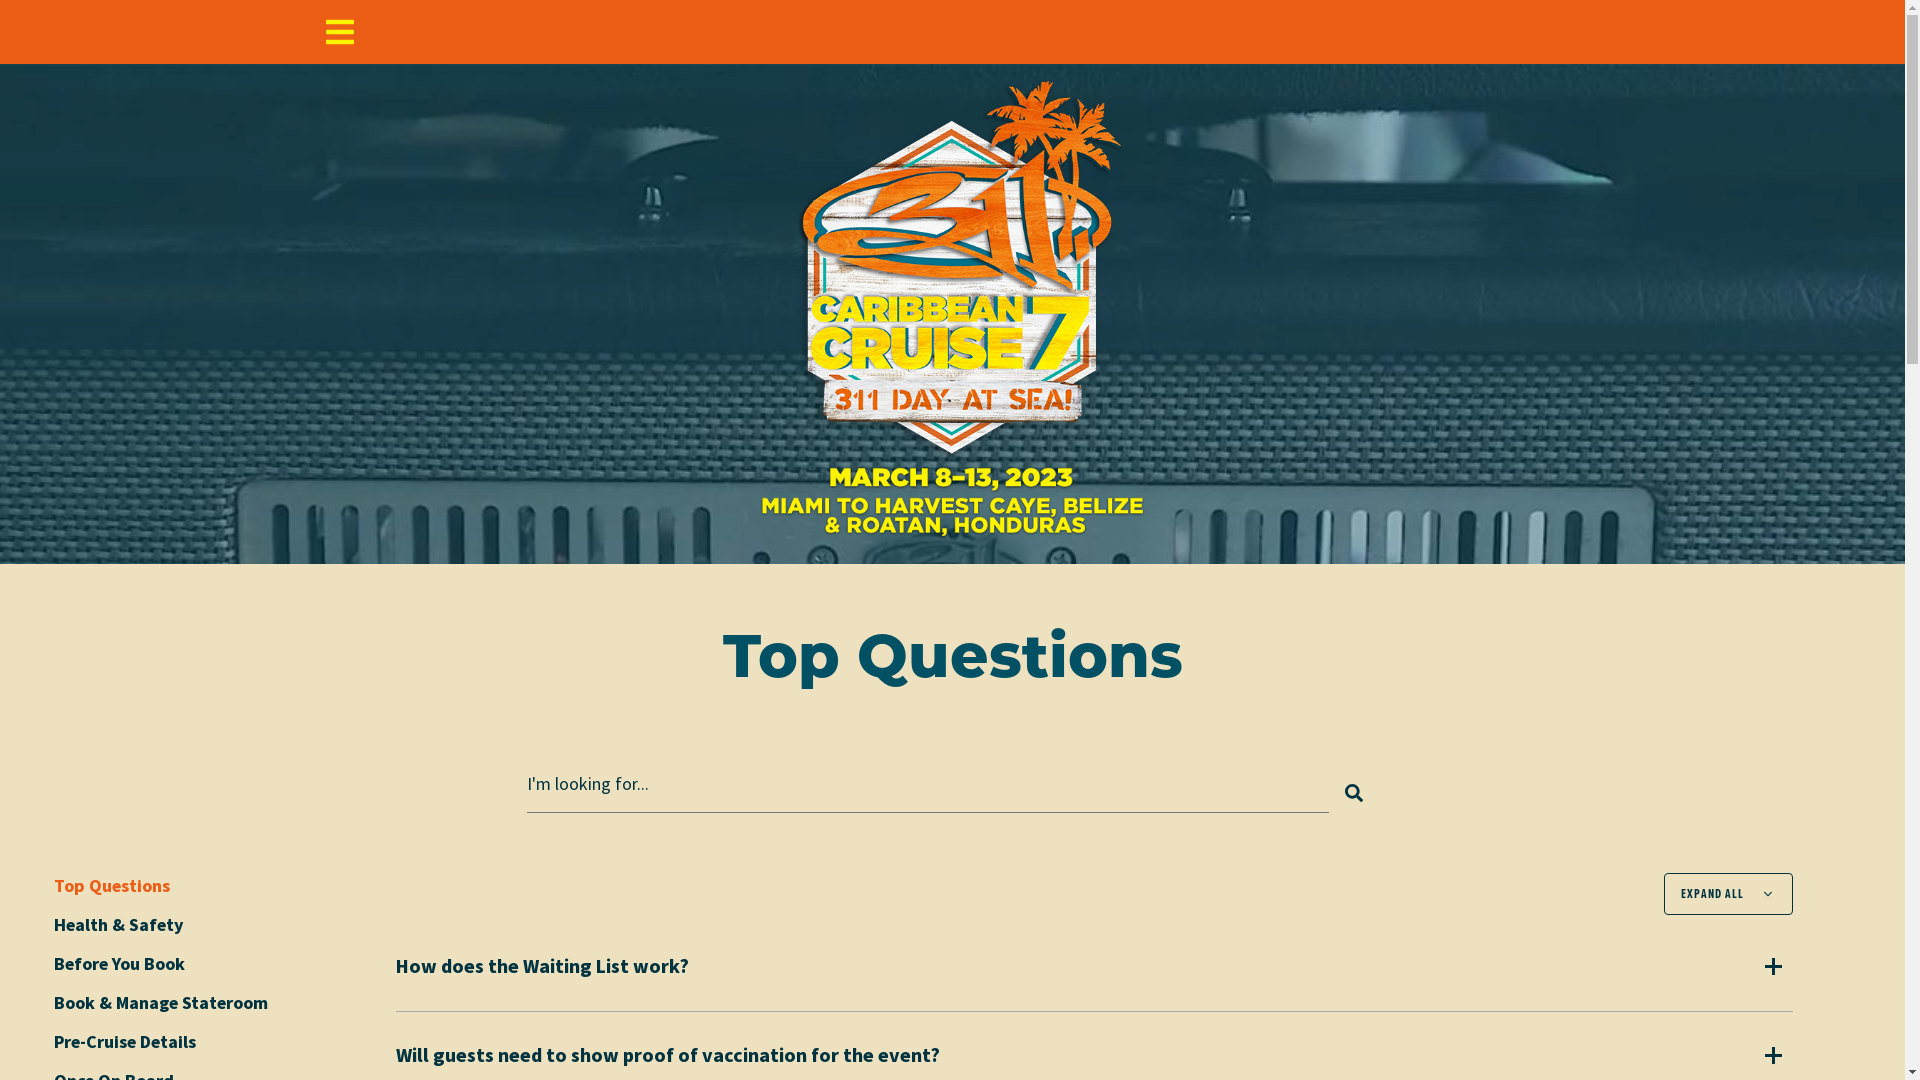  Describe the element at coordinates (53, 962) in the screenshot. I see `'Before You Book'` at that location.